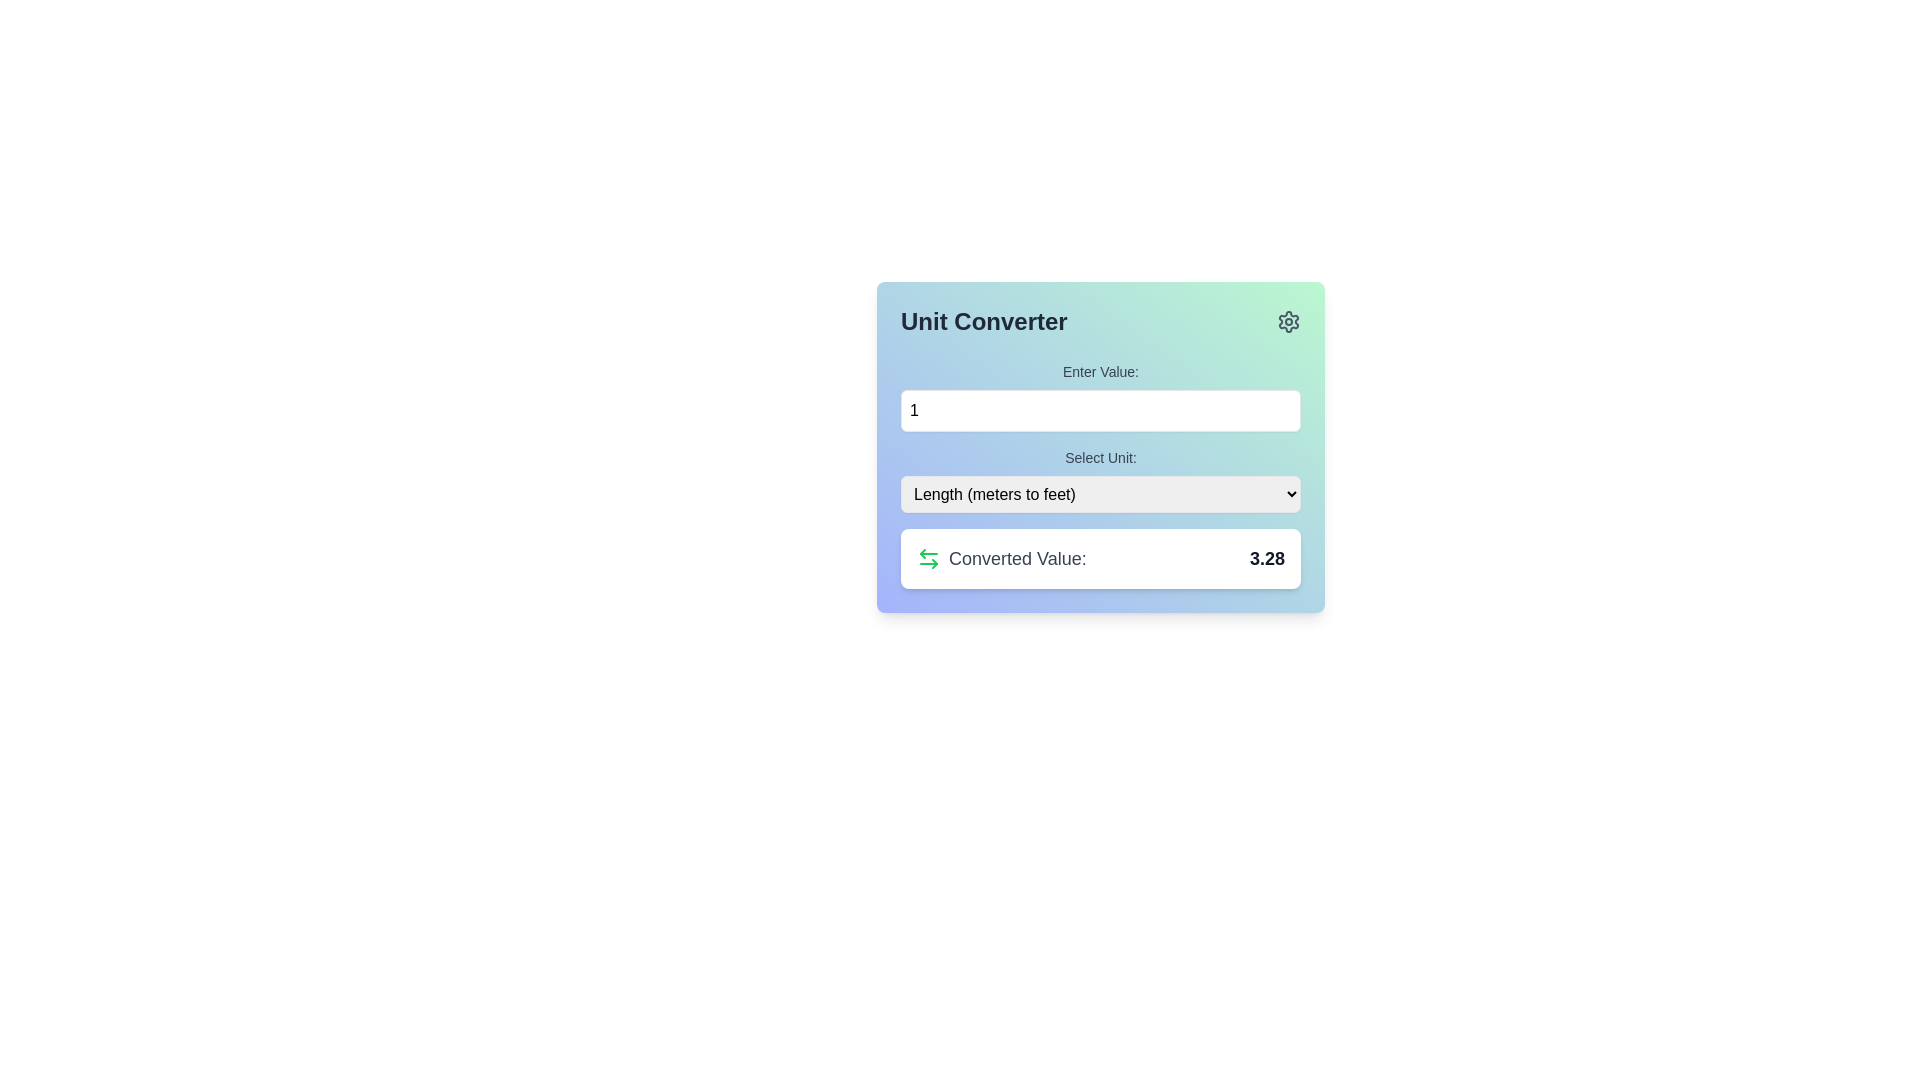  I want to click on the numeric input field labeled 'Enter Value:' under the 'Unit Converter' heading to focus the input box, so click(1099, 397).